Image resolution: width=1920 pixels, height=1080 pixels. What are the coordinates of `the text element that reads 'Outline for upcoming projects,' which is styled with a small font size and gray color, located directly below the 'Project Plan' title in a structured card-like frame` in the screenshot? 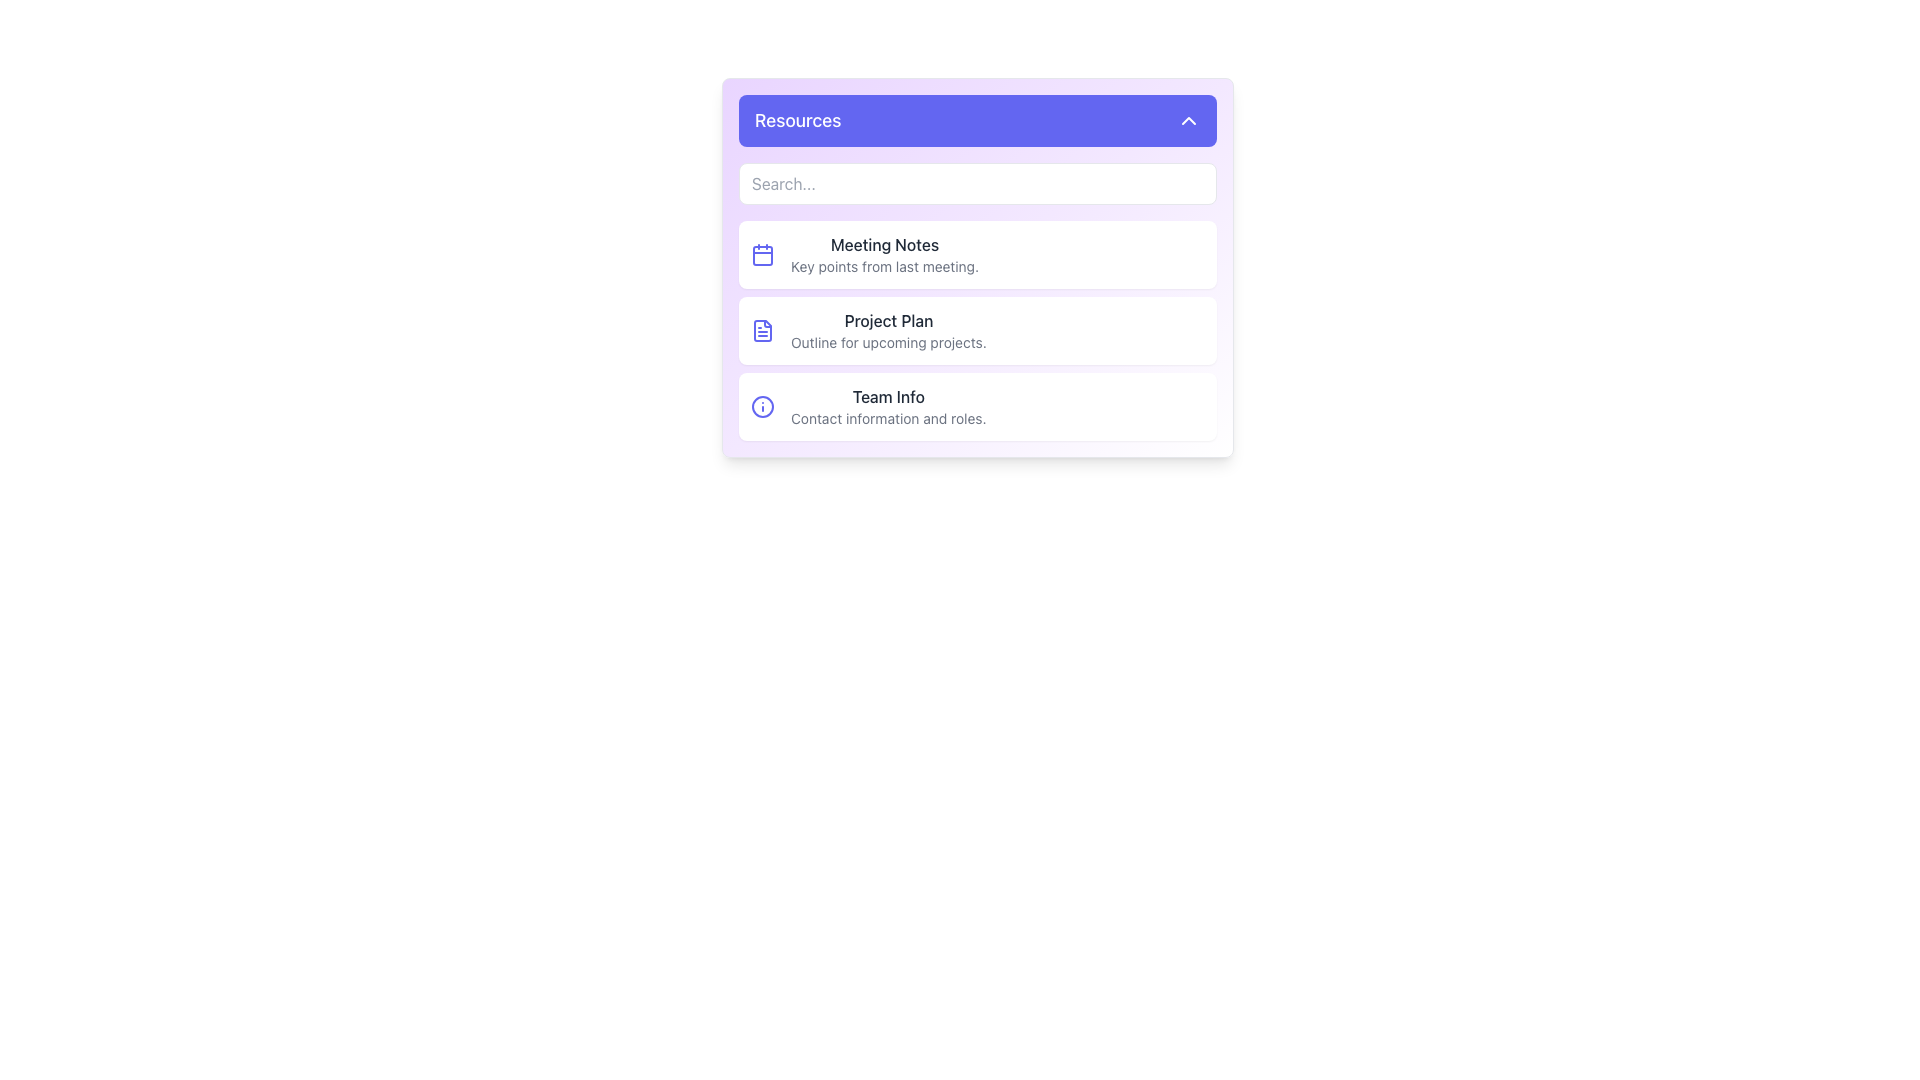 It's located at (887, 342).